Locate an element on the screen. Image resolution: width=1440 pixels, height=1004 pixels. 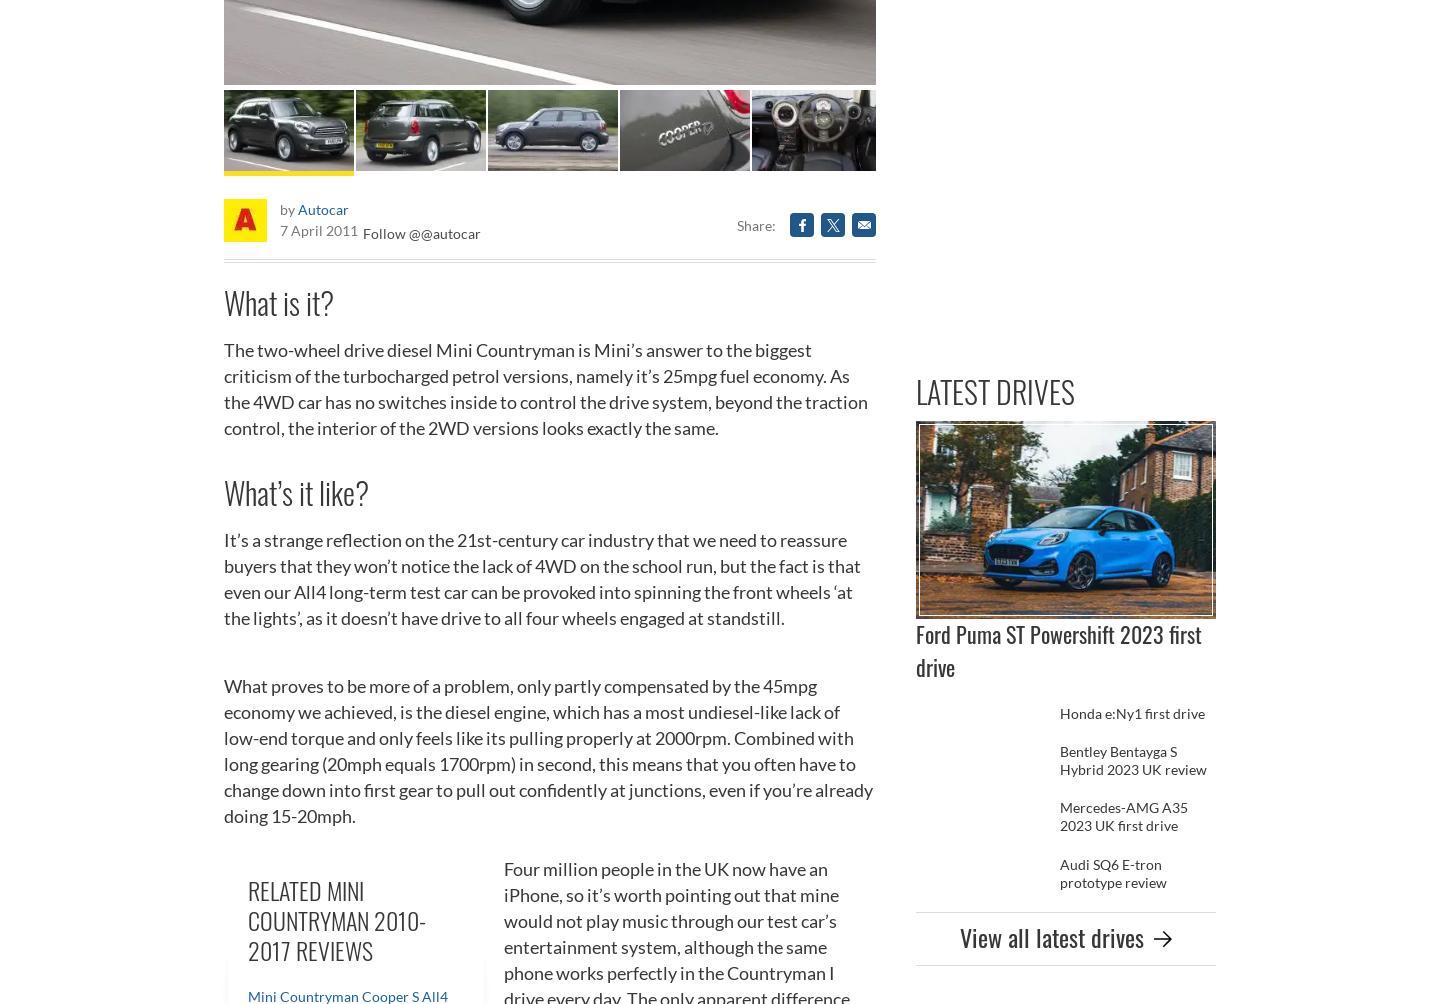
'Autocar' is located at coordinates (322, 208).